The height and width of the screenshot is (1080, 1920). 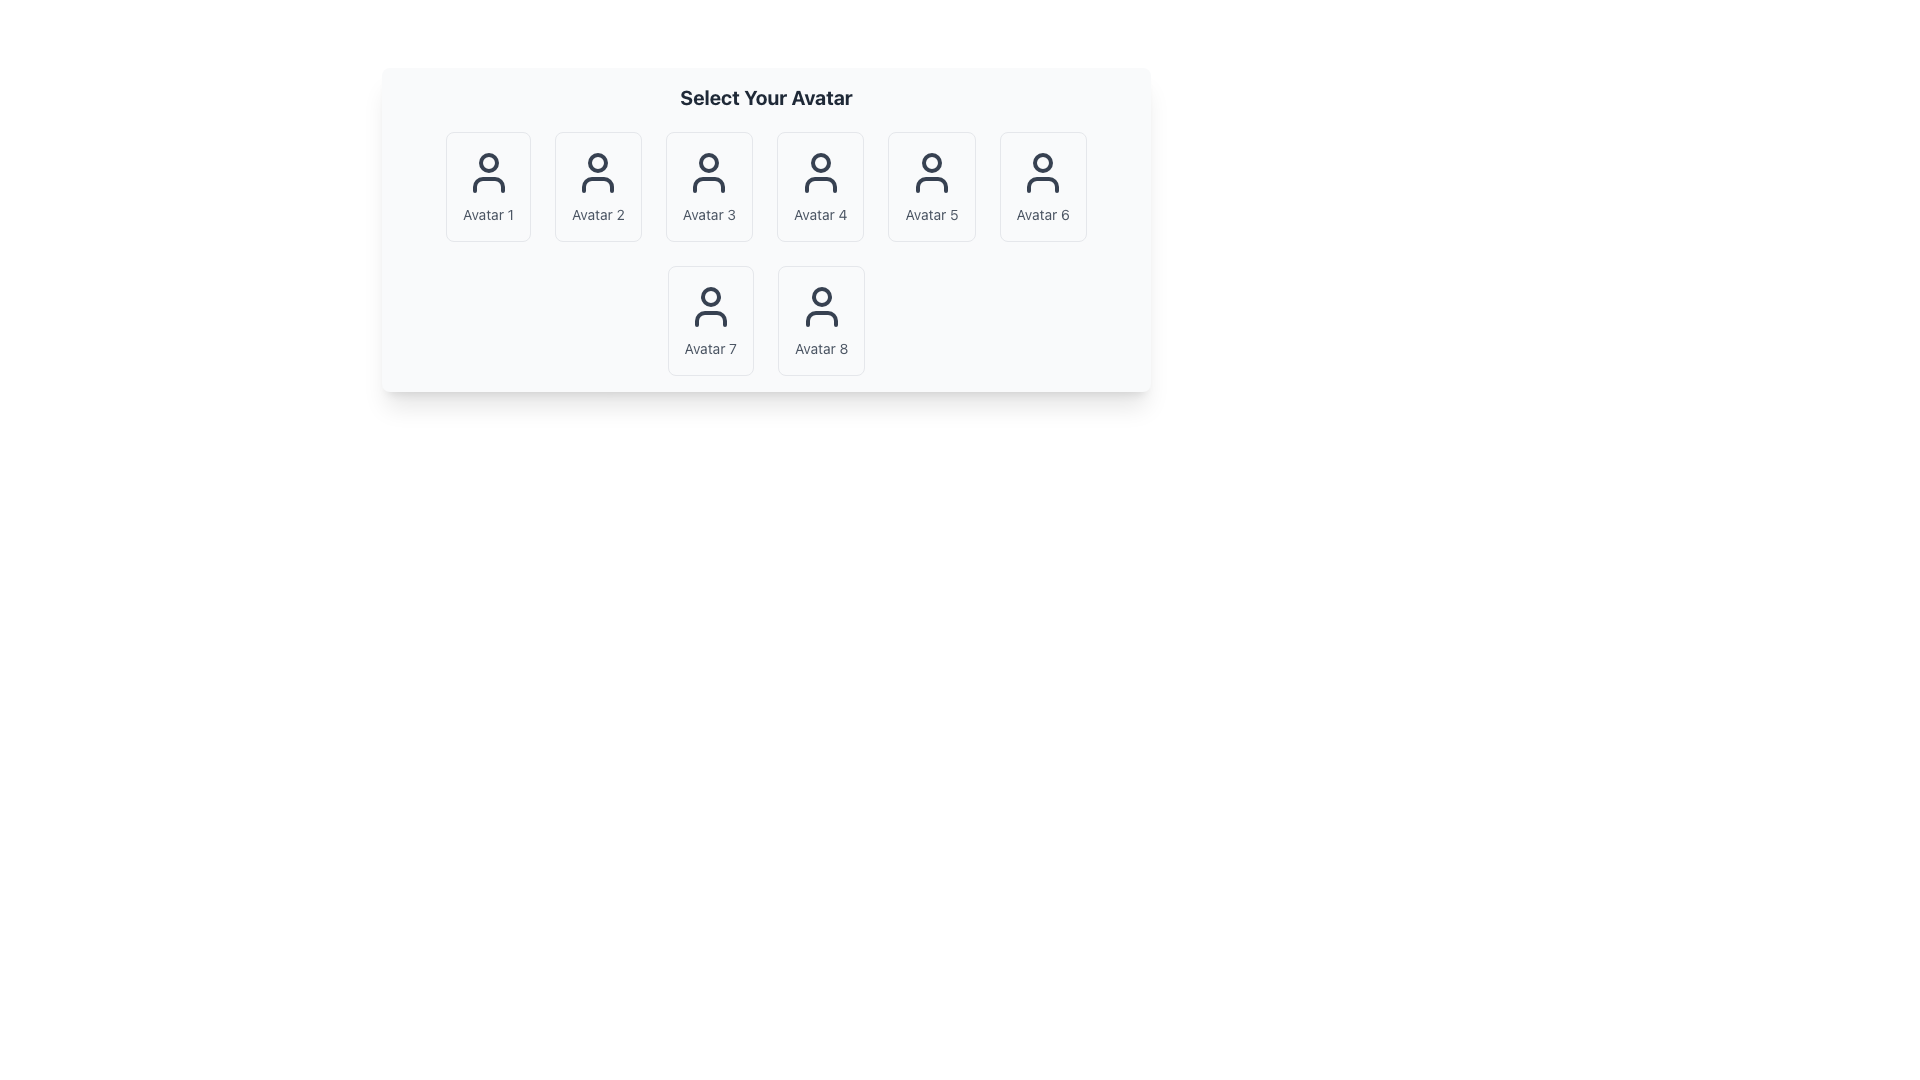 I want to click on the 'Avatar 1' icon, which is centrally aligned in the first avatar selection card of the avatar grid, so click(x=488, y=172).